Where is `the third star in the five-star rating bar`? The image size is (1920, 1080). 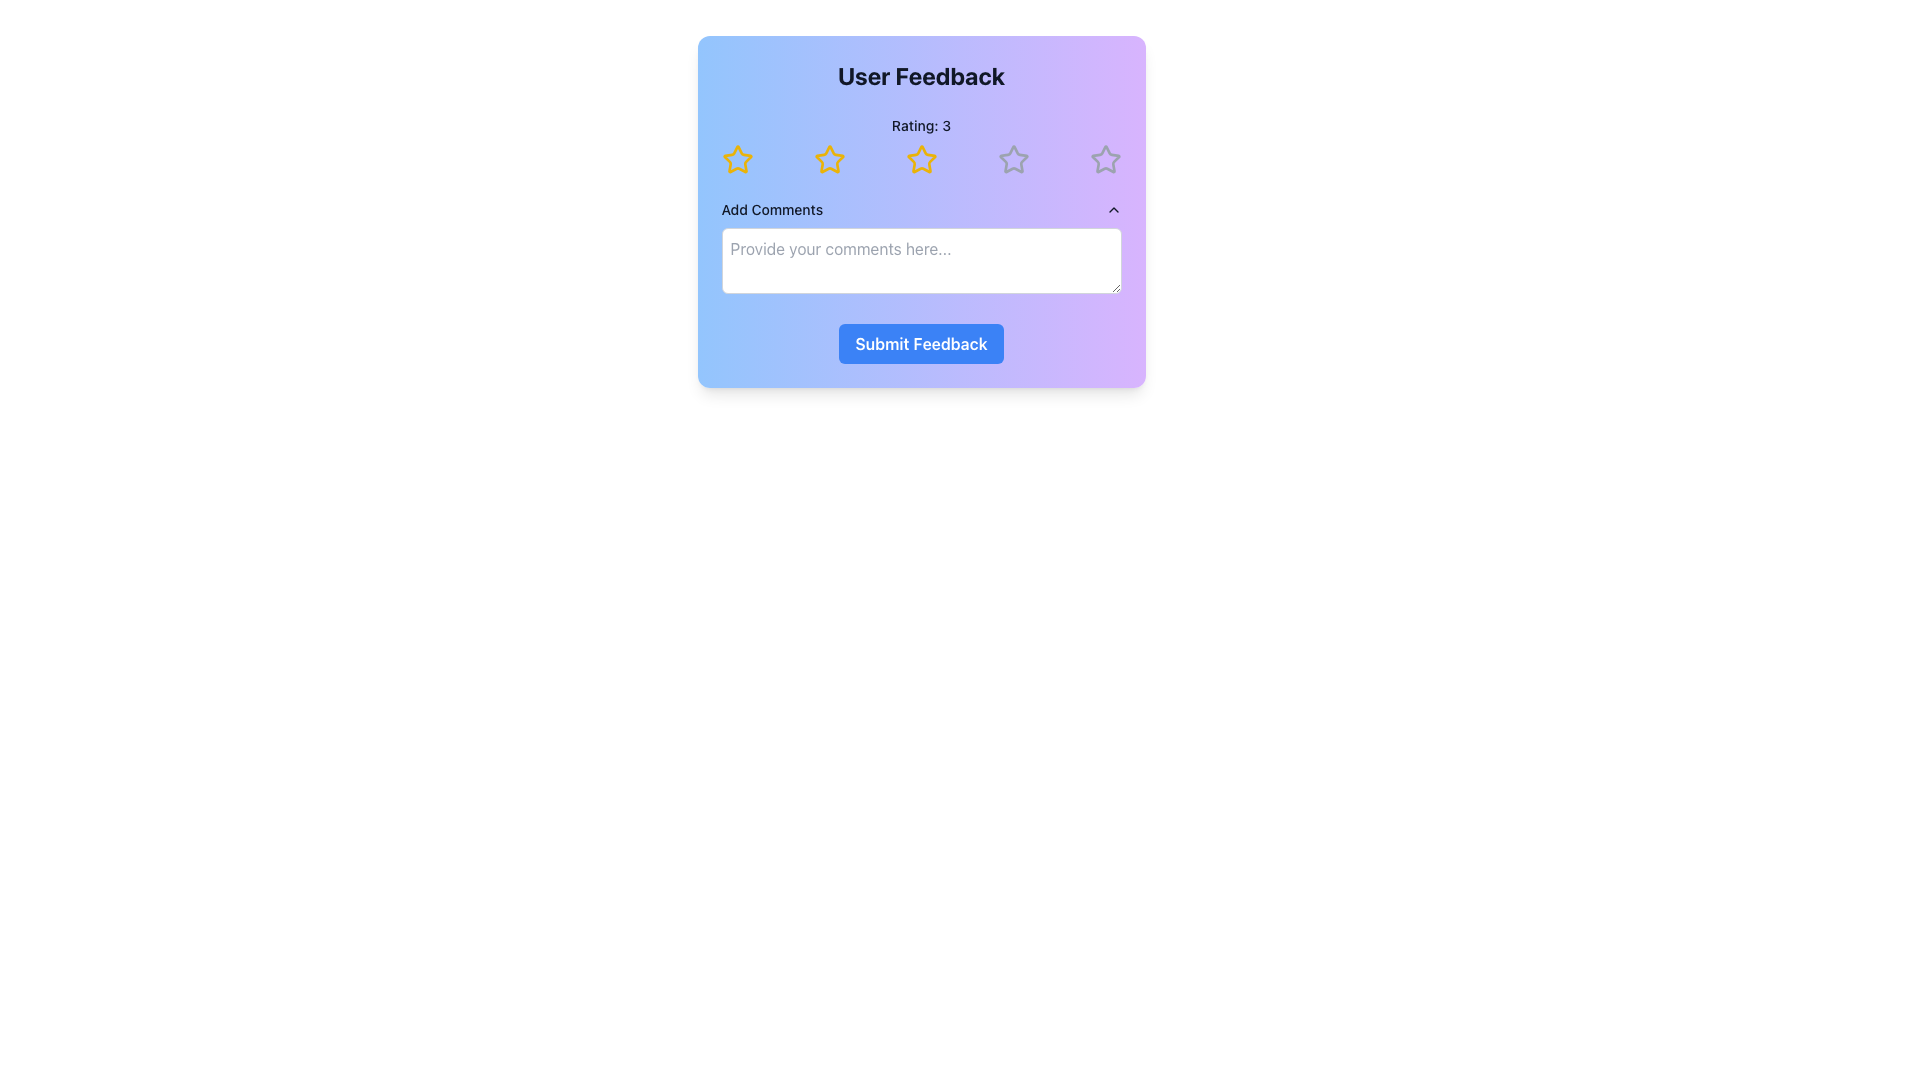 the third star in the five-star rating bar is located at coordinates (829, 158).